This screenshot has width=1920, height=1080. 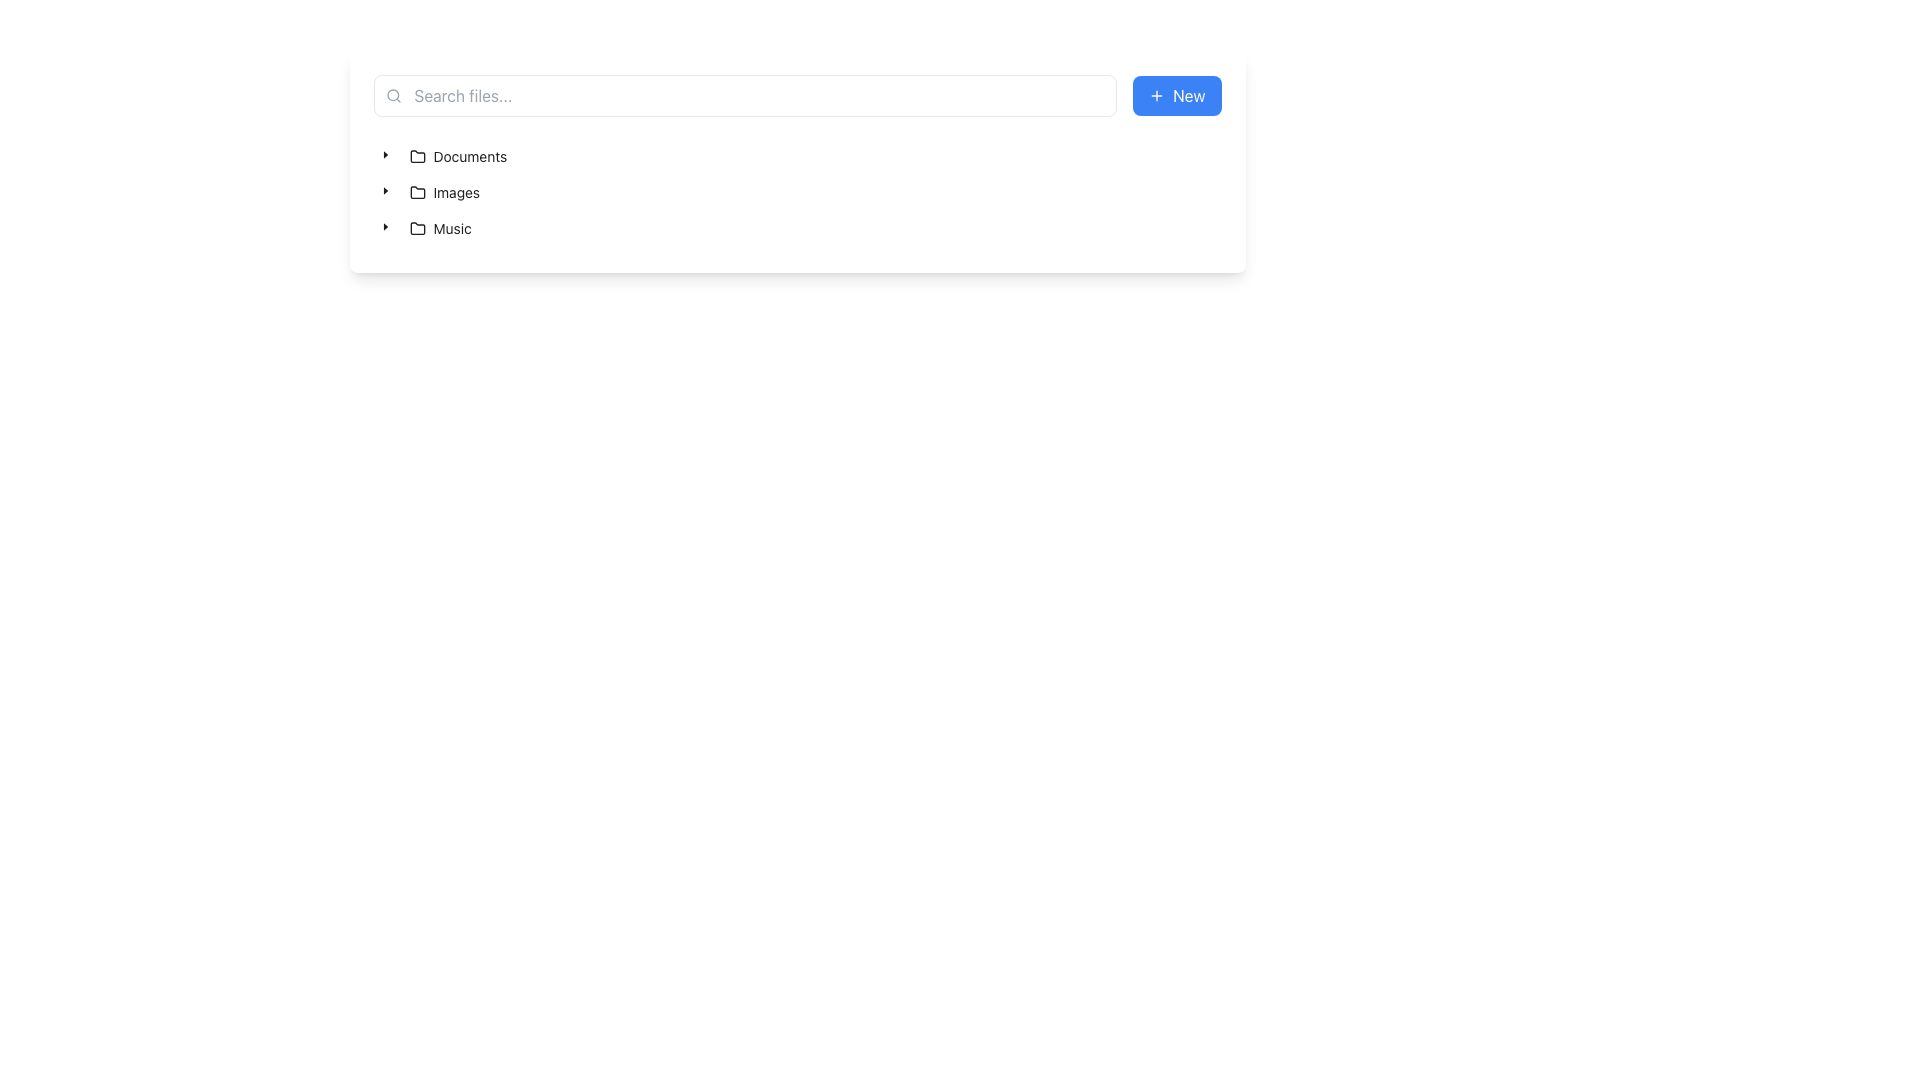 What do you see at coordinates (443, 192) in the screenshot?
I see `the 'Images' label with a folder icon, which is the second item` at bounding box center [443, 192].